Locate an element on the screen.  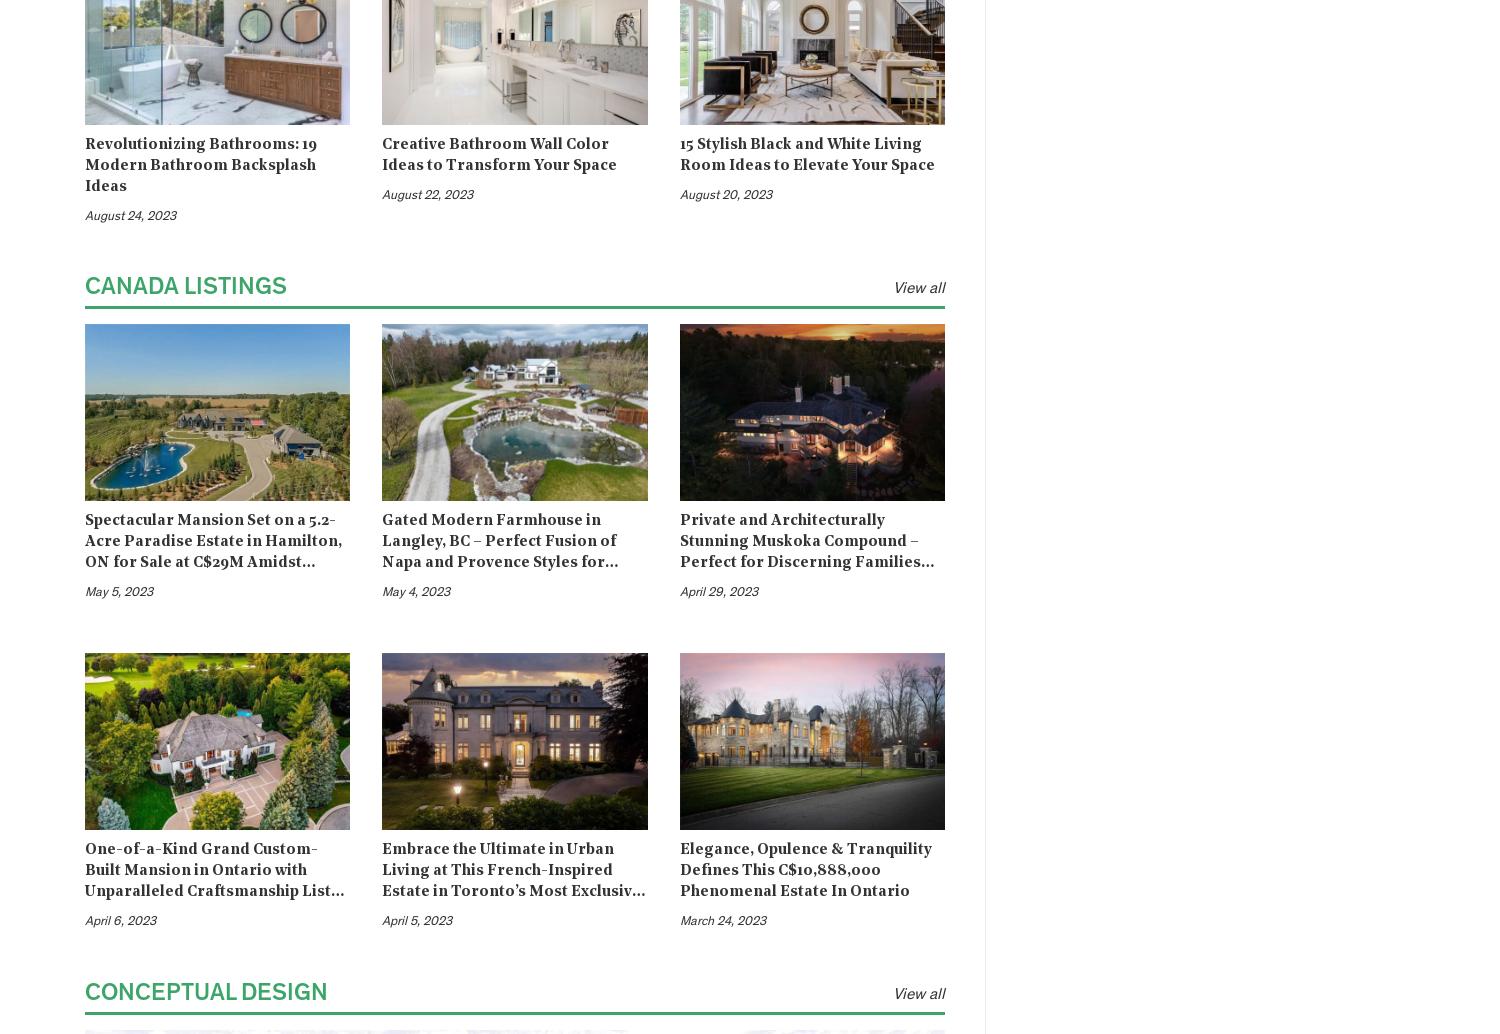
'Private and Architecturally Stunning Muskoka Compound – Perfect for Discerning Families Listing at C$11.995M' is located at coordinates (679, 551).